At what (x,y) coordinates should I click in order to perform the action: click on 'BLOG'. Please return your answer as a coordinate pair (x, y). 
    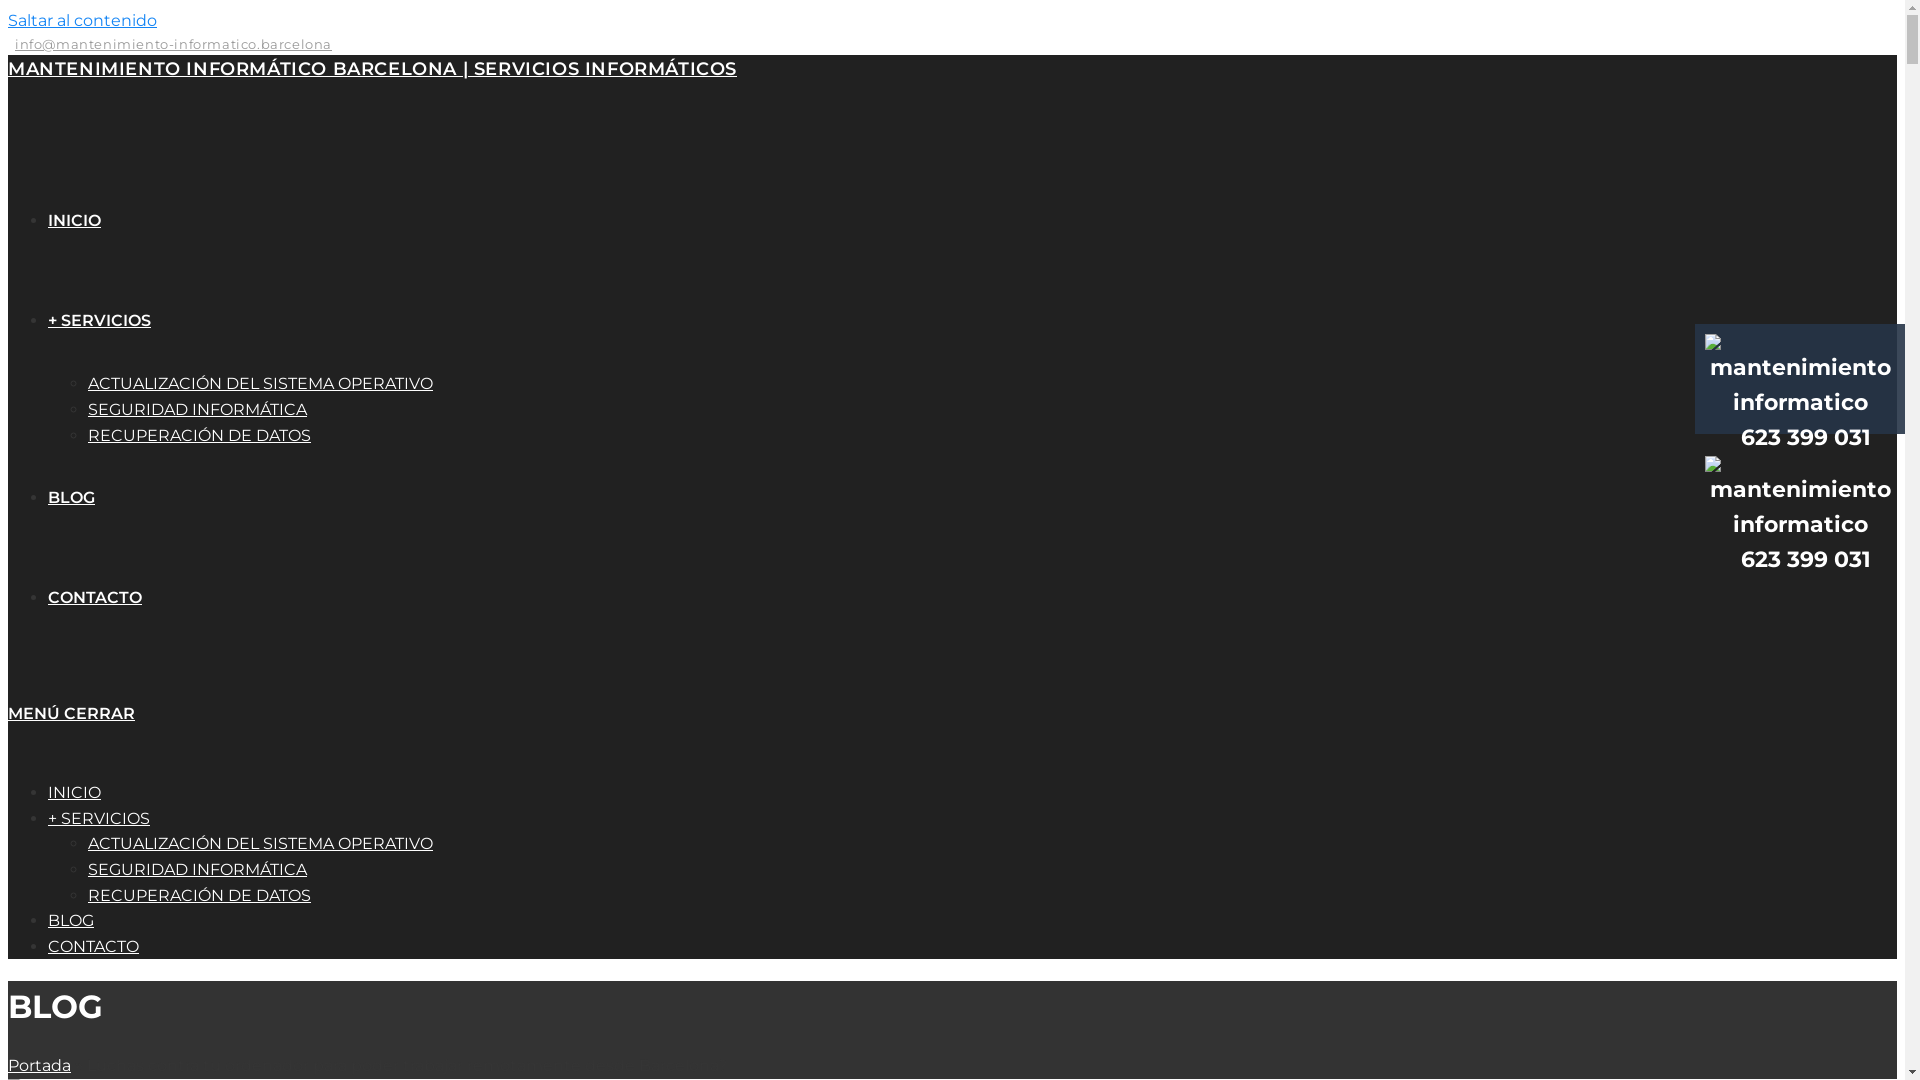
    Looking at the image, I should click on (71, 920).